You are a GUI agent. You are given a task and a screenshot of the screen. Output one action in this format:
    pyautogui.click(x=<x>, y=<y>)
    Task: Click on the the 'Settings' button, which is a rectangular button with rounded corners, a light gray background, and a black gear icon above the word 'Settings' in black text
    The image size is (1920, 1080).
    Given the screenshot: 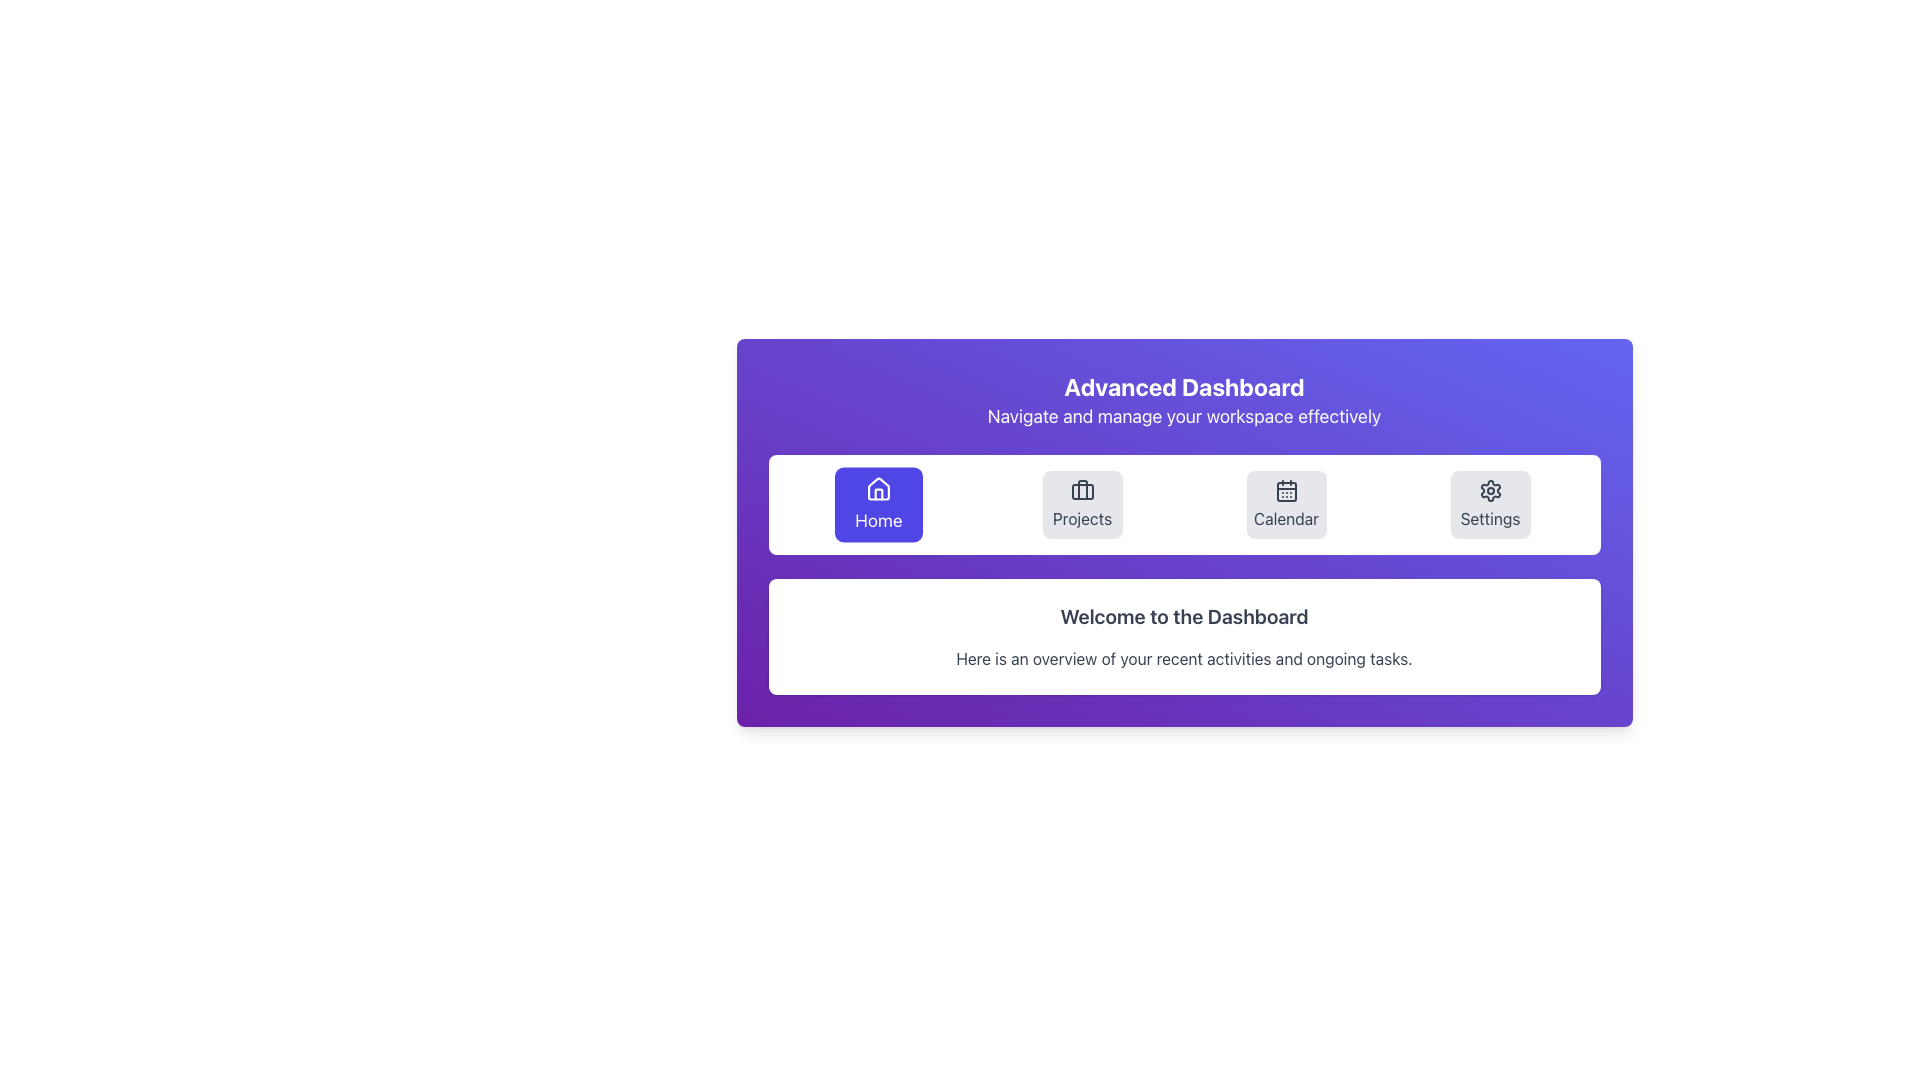 What is the action you would take?
    pyautogui.click(x=1490, y=504)
    